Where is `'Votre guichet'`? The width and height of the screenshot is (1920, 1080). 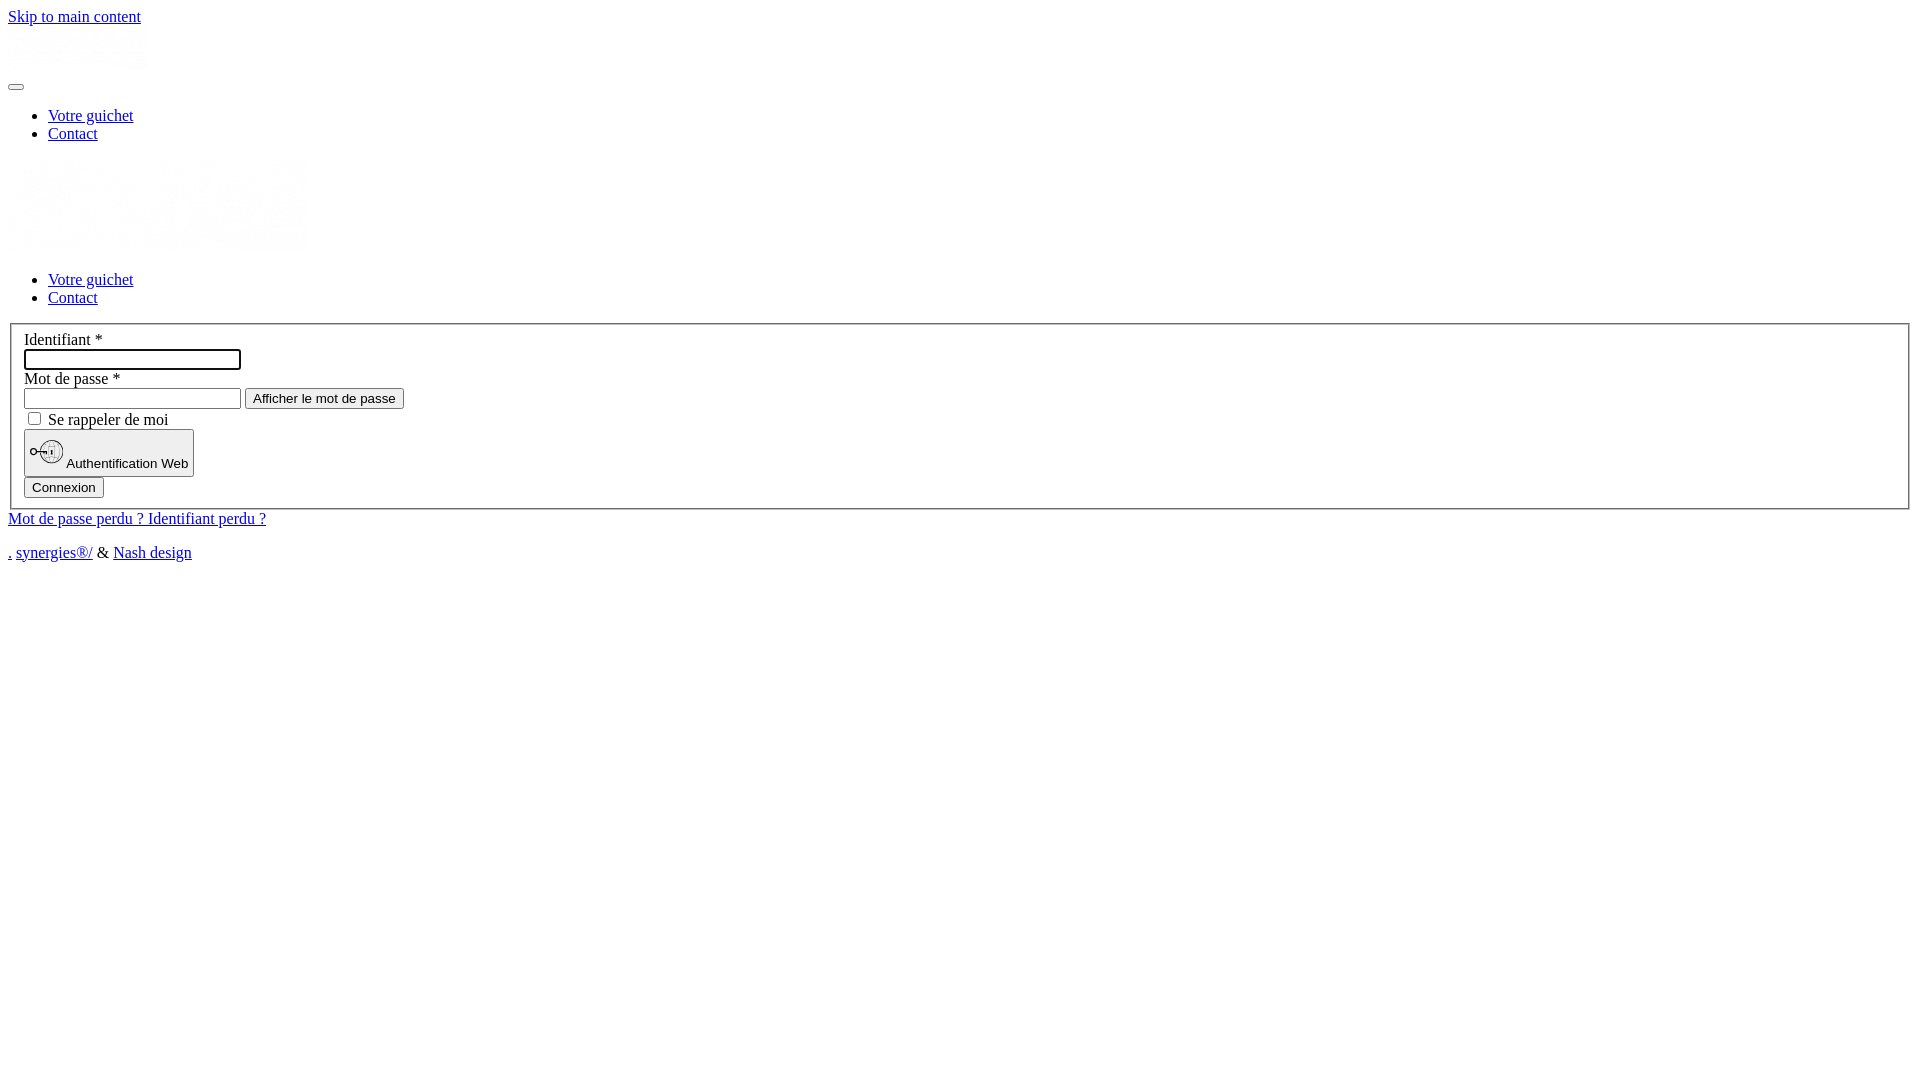
'Votre guichet' is located at coordinates (89, 279).